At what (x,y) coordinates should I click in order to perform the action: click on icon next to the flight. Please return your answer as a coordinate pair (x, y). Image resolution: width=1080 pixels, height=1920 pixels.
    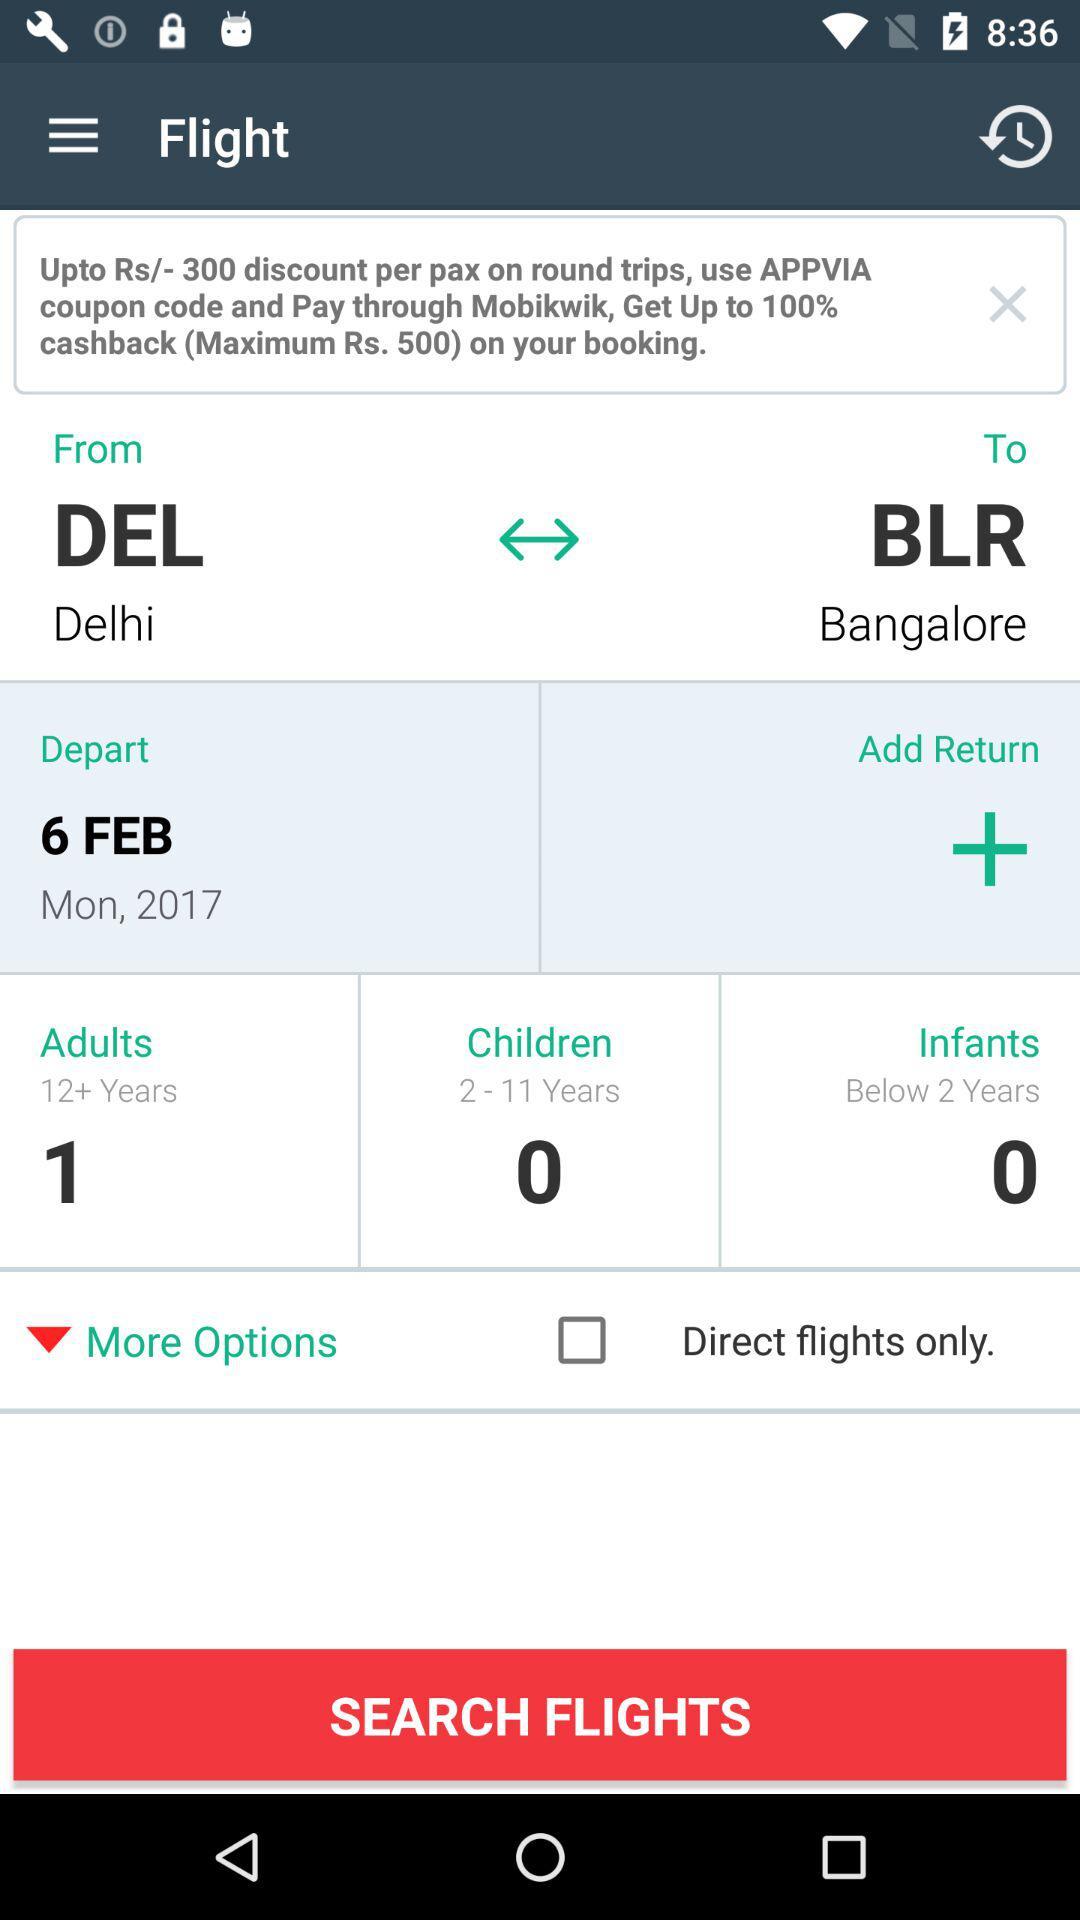
    Looking at the image, I should click on (1017, 135).